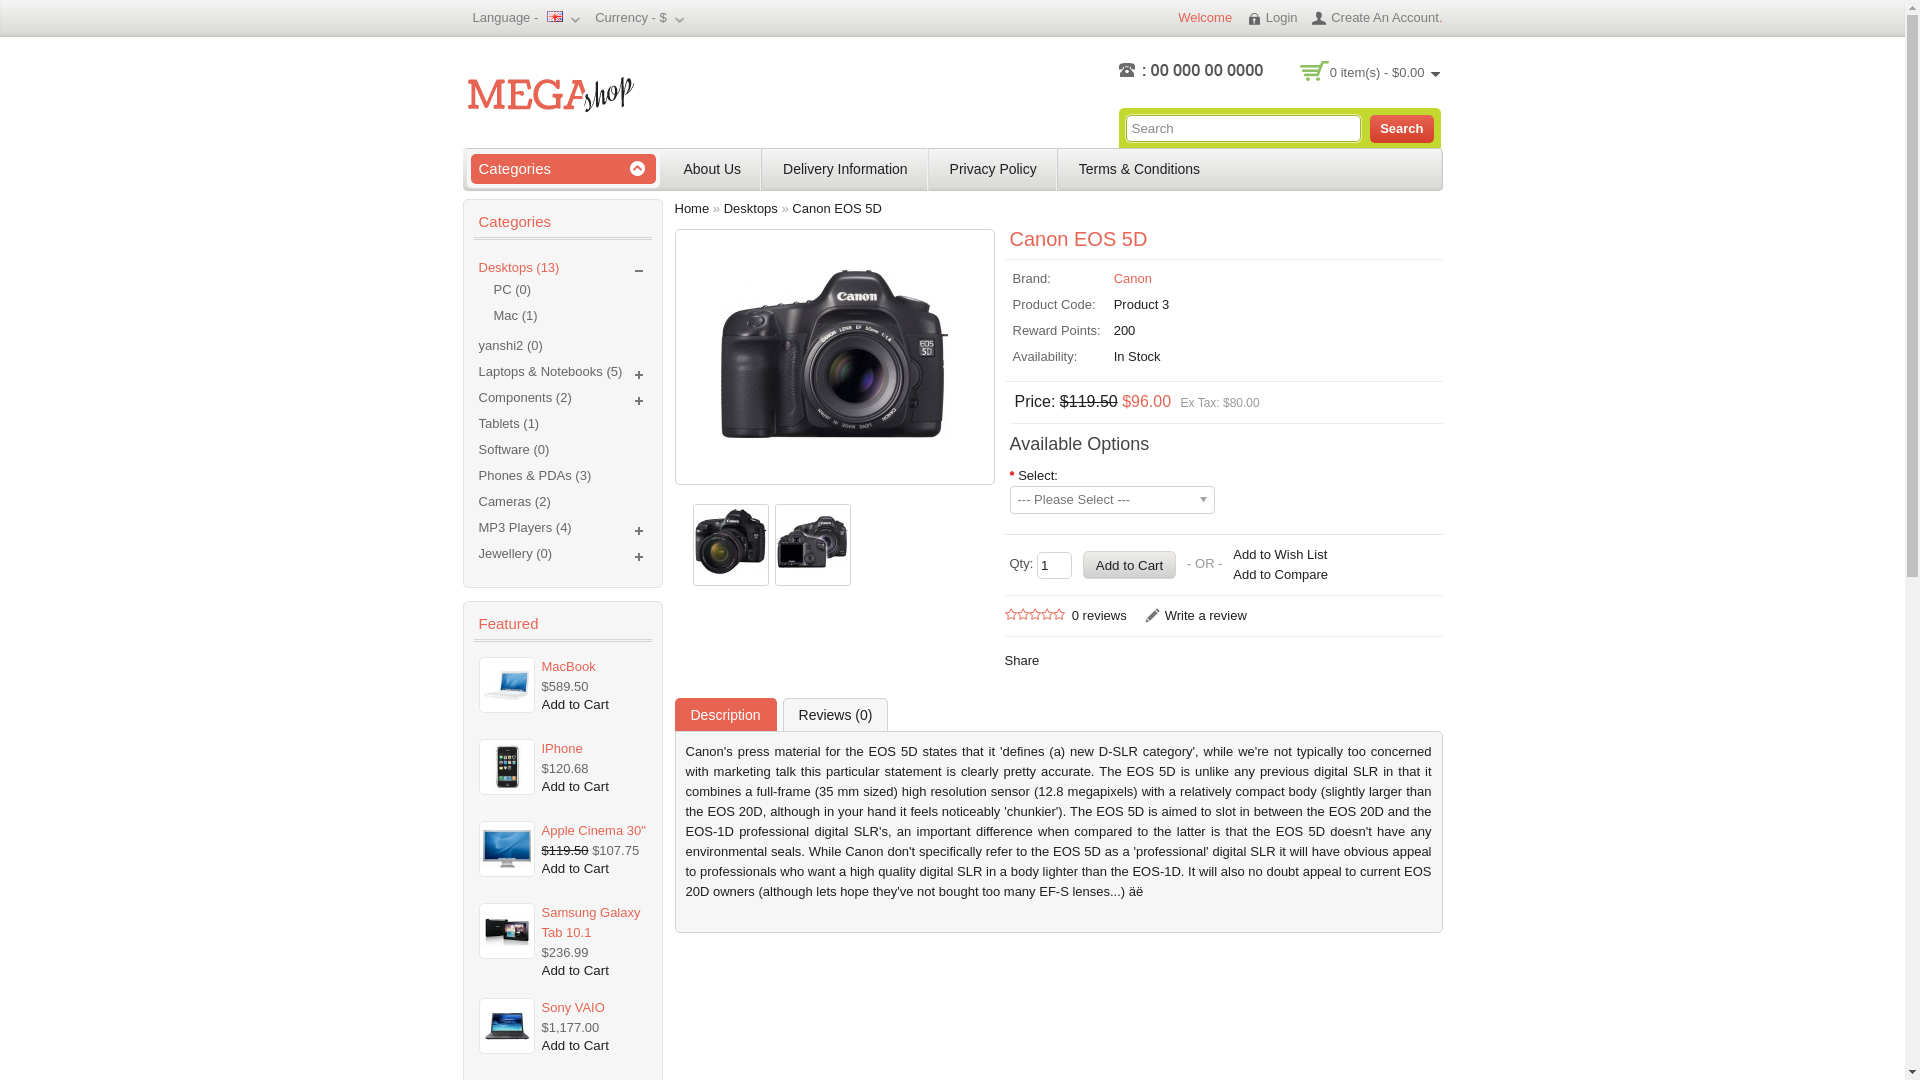 This screenshot has height=1080, width=1920. Describe the element at coordinates (691, 208) in the screenshot. I see `'Home'` at that location.